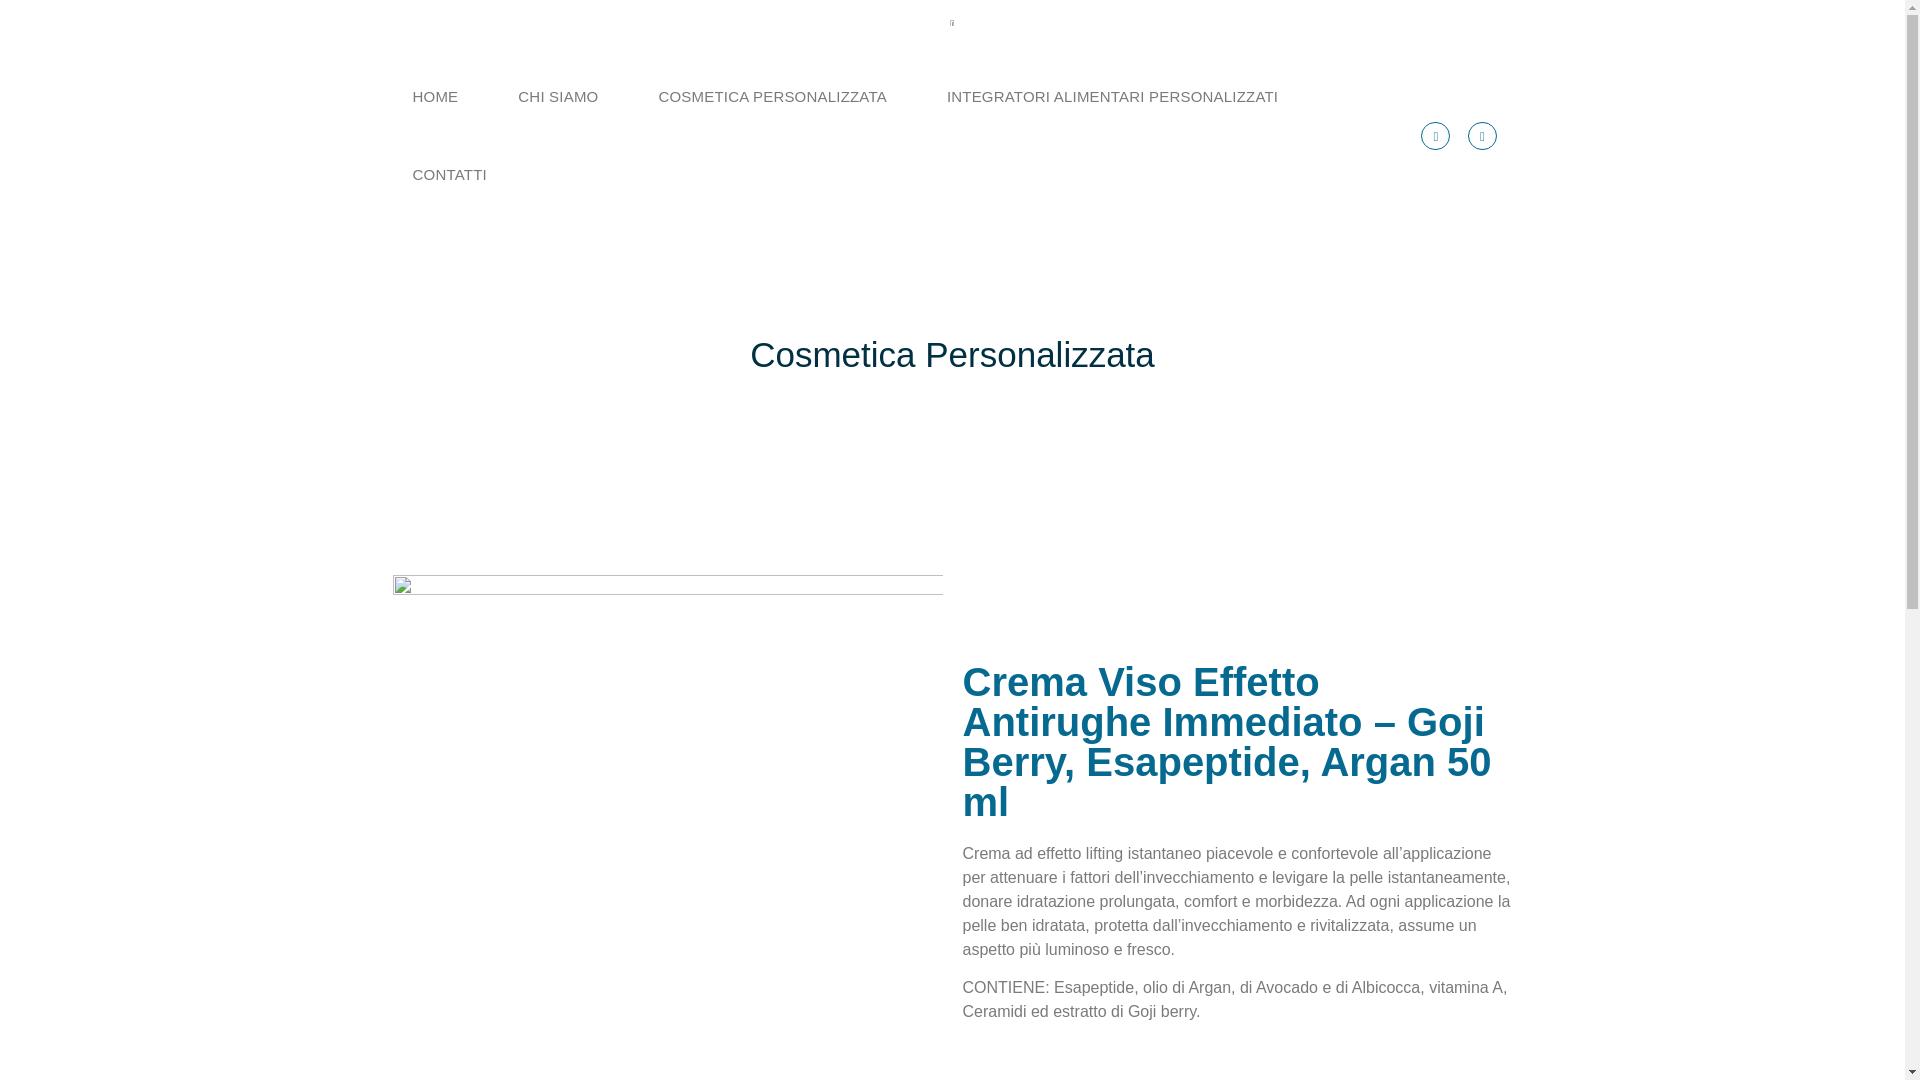 This screenshot has width=1920, height=1080. I want to click on 'CONTATTI', so click(382, 173).